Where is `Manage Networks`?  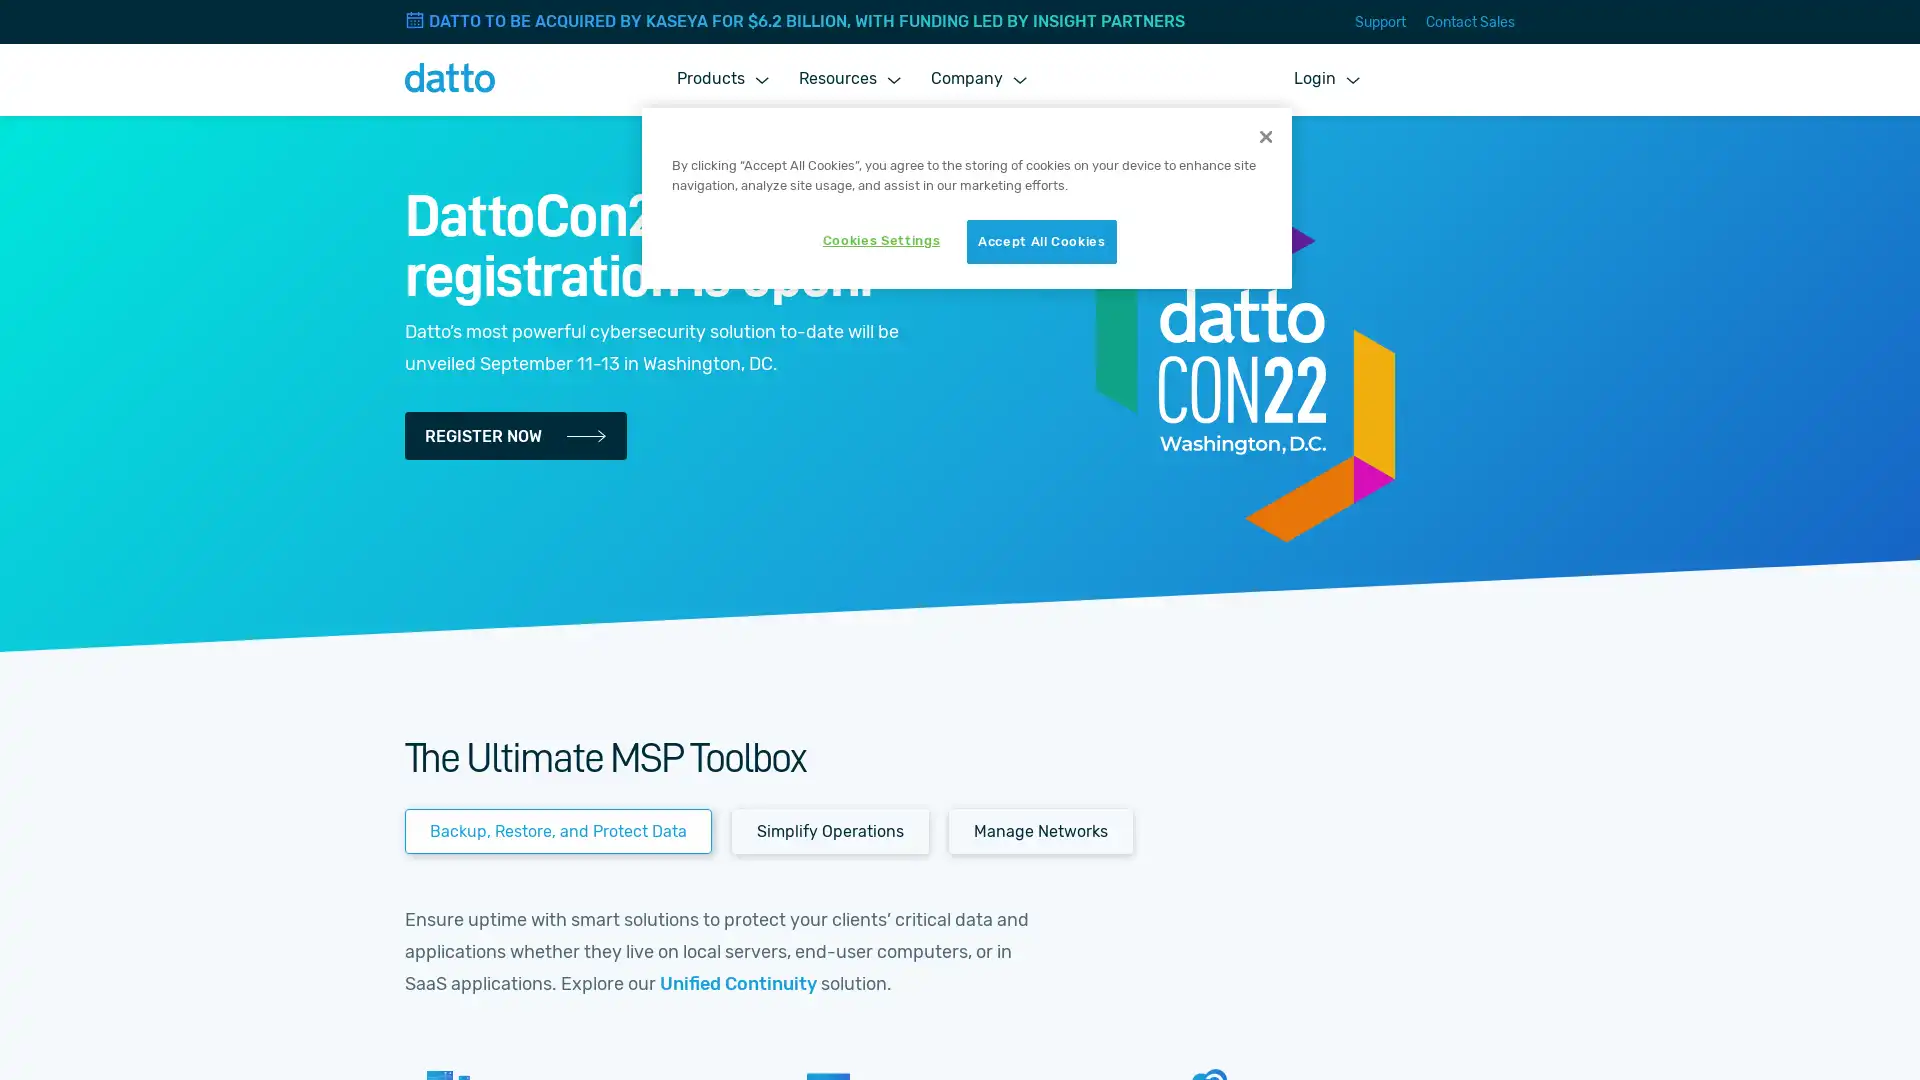 Manage Networks is located at coordinates (1040, 831).